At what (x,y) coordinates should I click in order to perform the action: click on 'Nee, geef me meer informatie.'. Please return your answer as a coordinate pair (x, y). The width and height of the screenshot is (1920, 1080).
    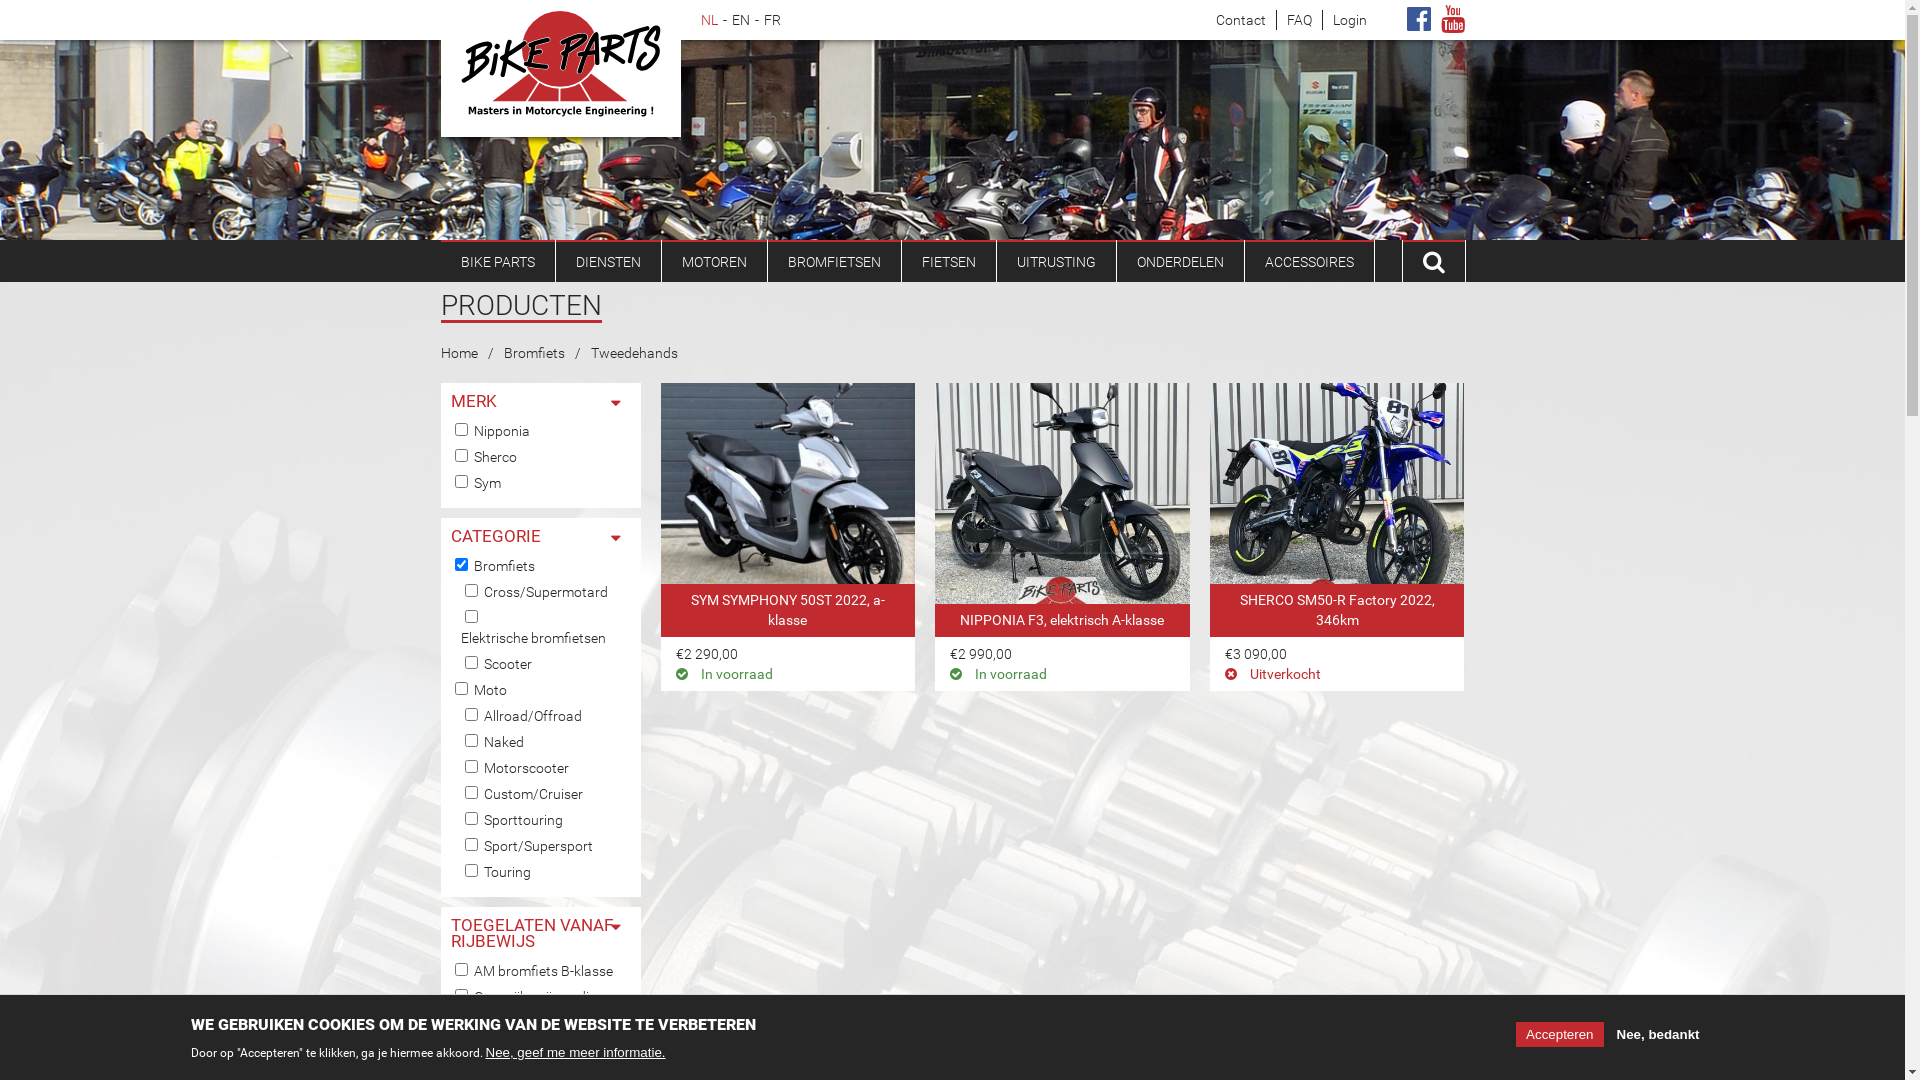
    Looking at the image, I should click on (575, 1050).